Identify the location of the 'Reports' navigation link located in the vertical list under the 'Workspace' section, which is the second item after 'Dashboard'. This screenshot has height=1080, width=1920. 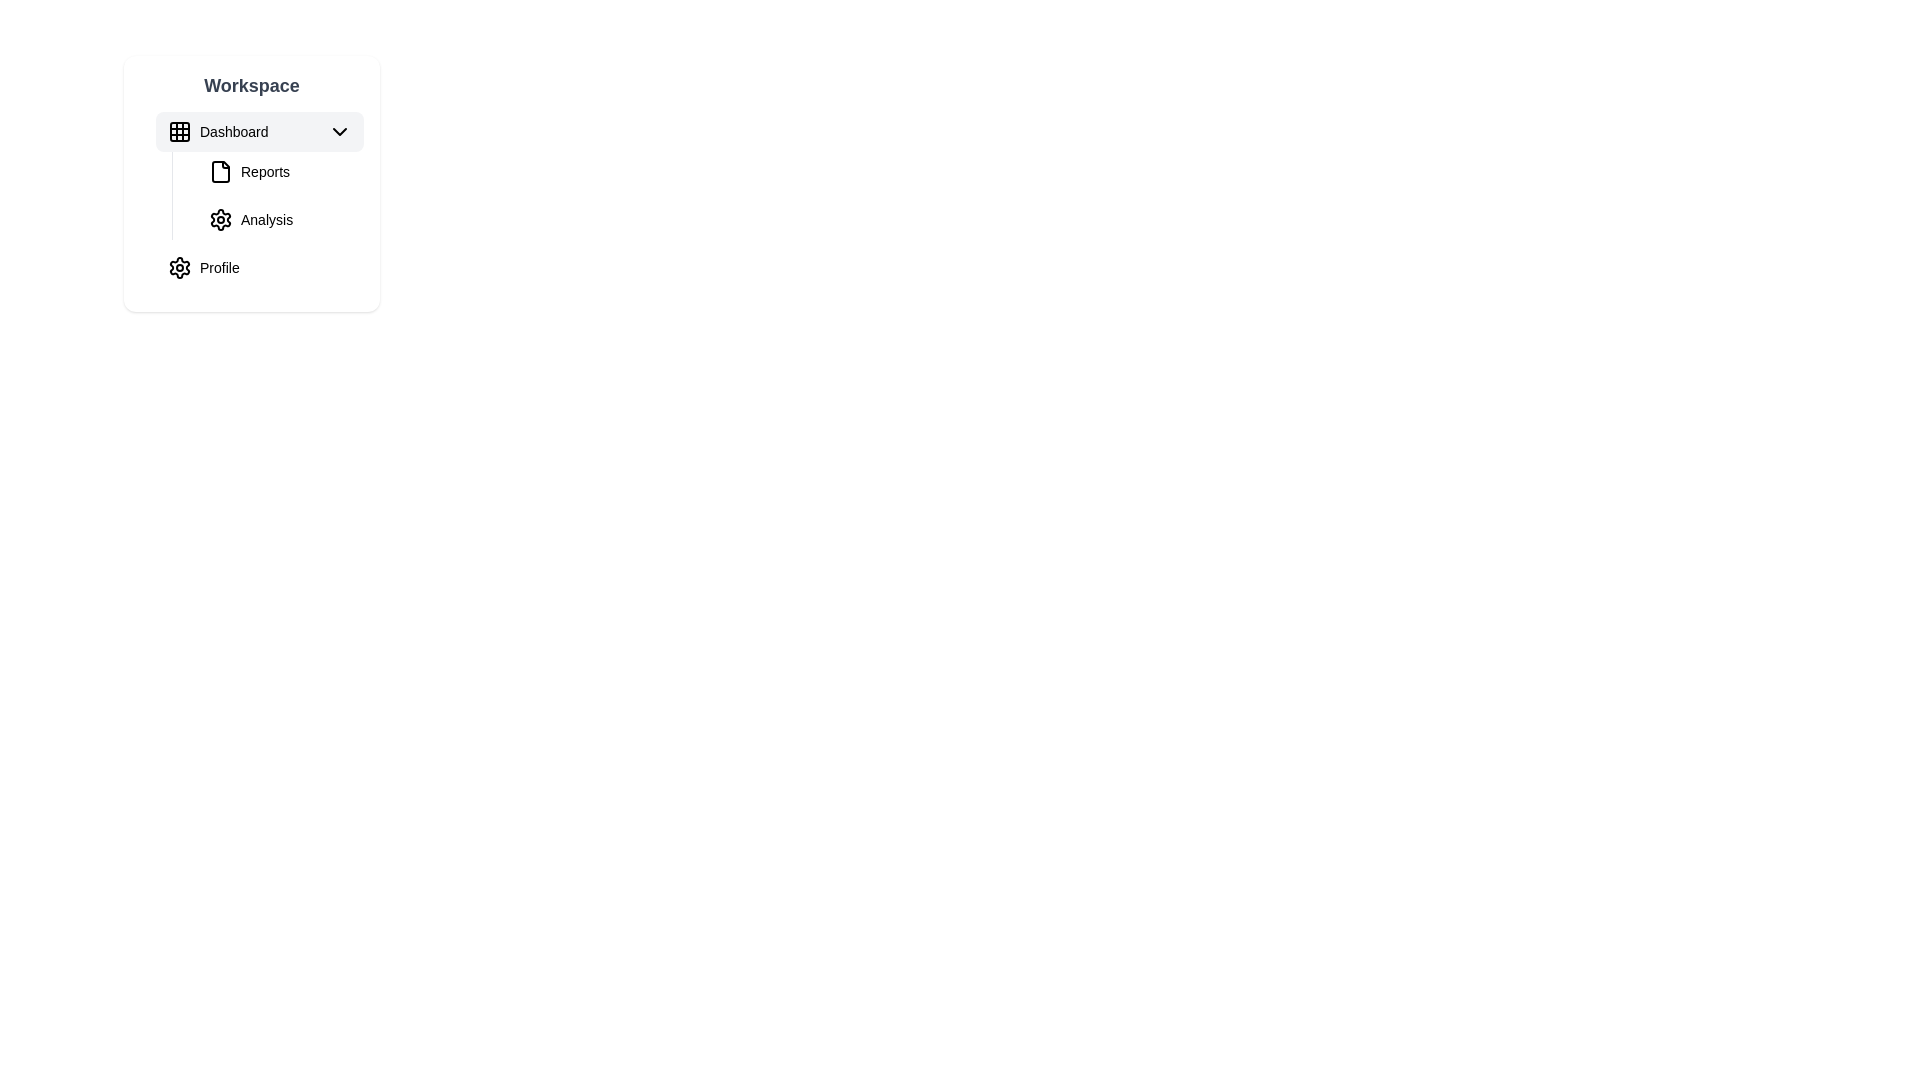
(279, 171).